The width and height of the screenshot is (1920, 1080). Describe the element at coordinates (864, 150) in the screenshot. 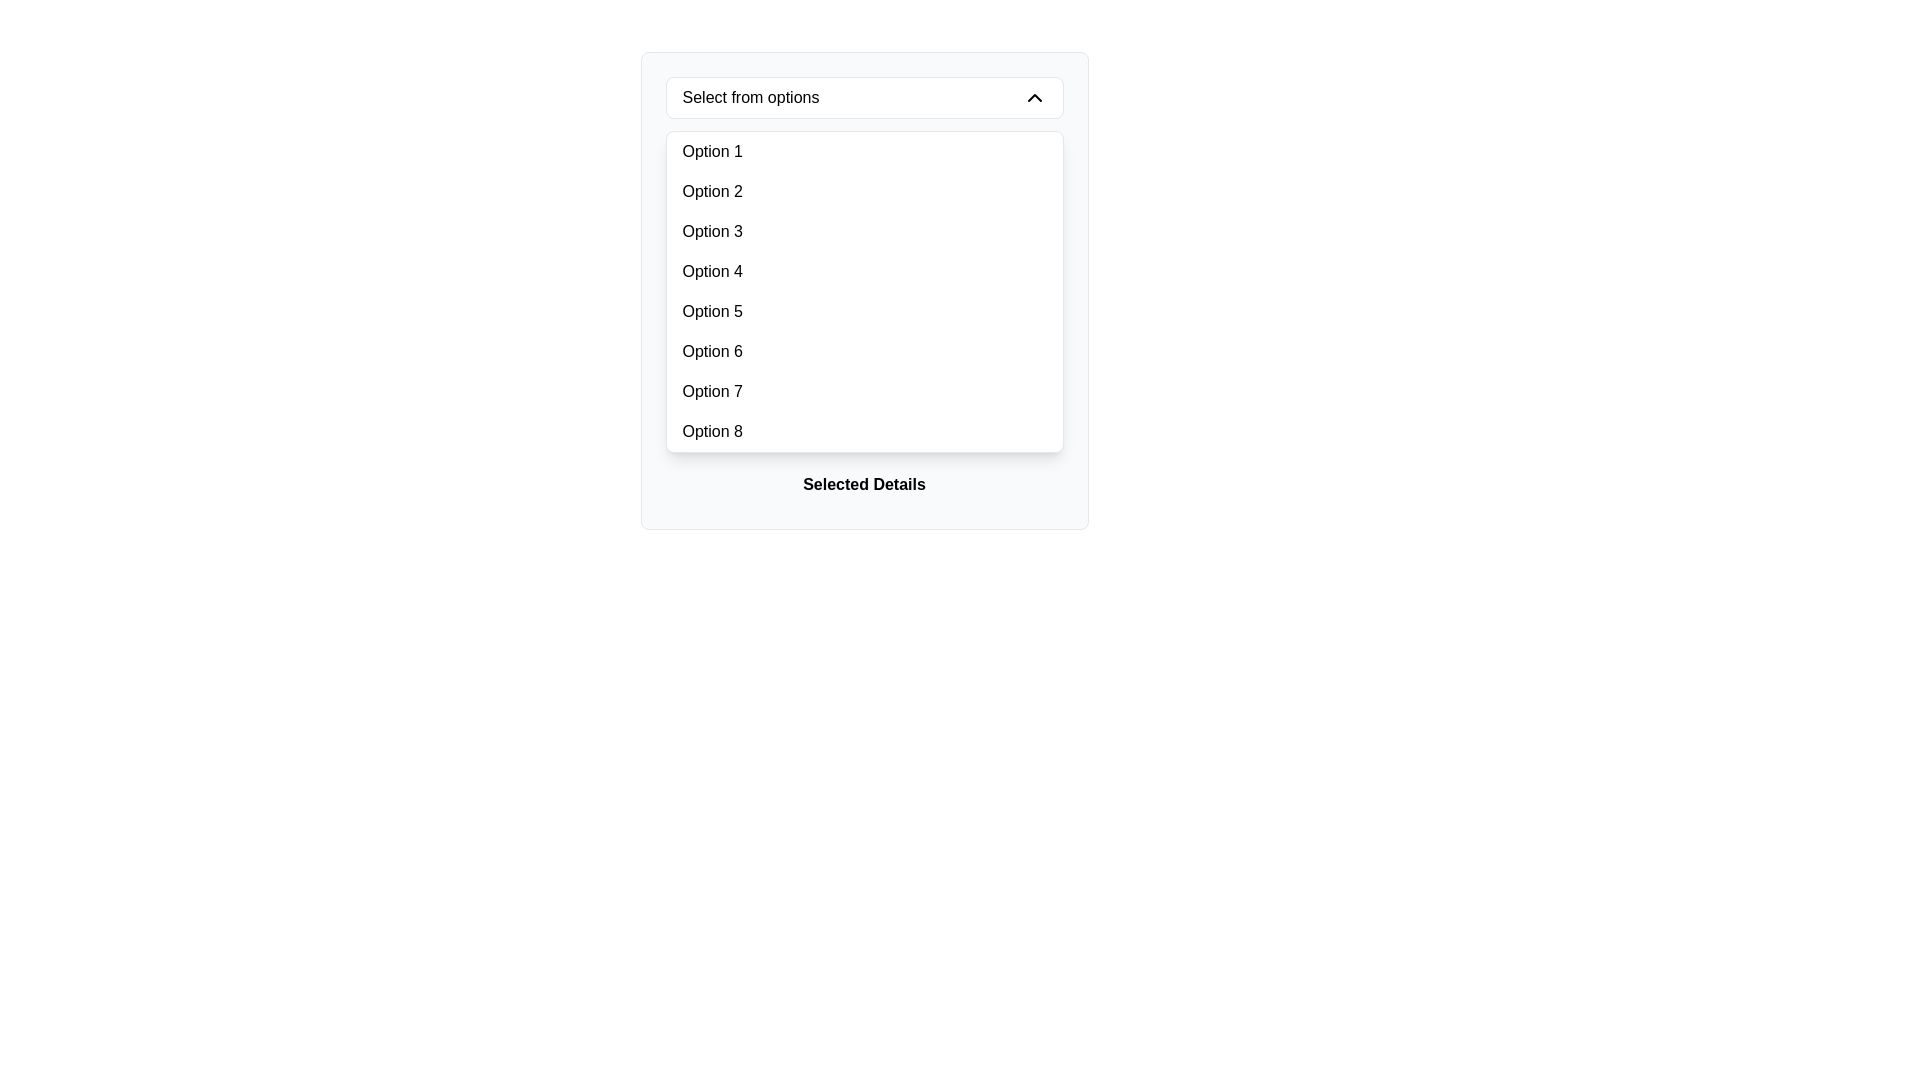

I see `the first item 'Option 1' in the dropdown menu` at that location.